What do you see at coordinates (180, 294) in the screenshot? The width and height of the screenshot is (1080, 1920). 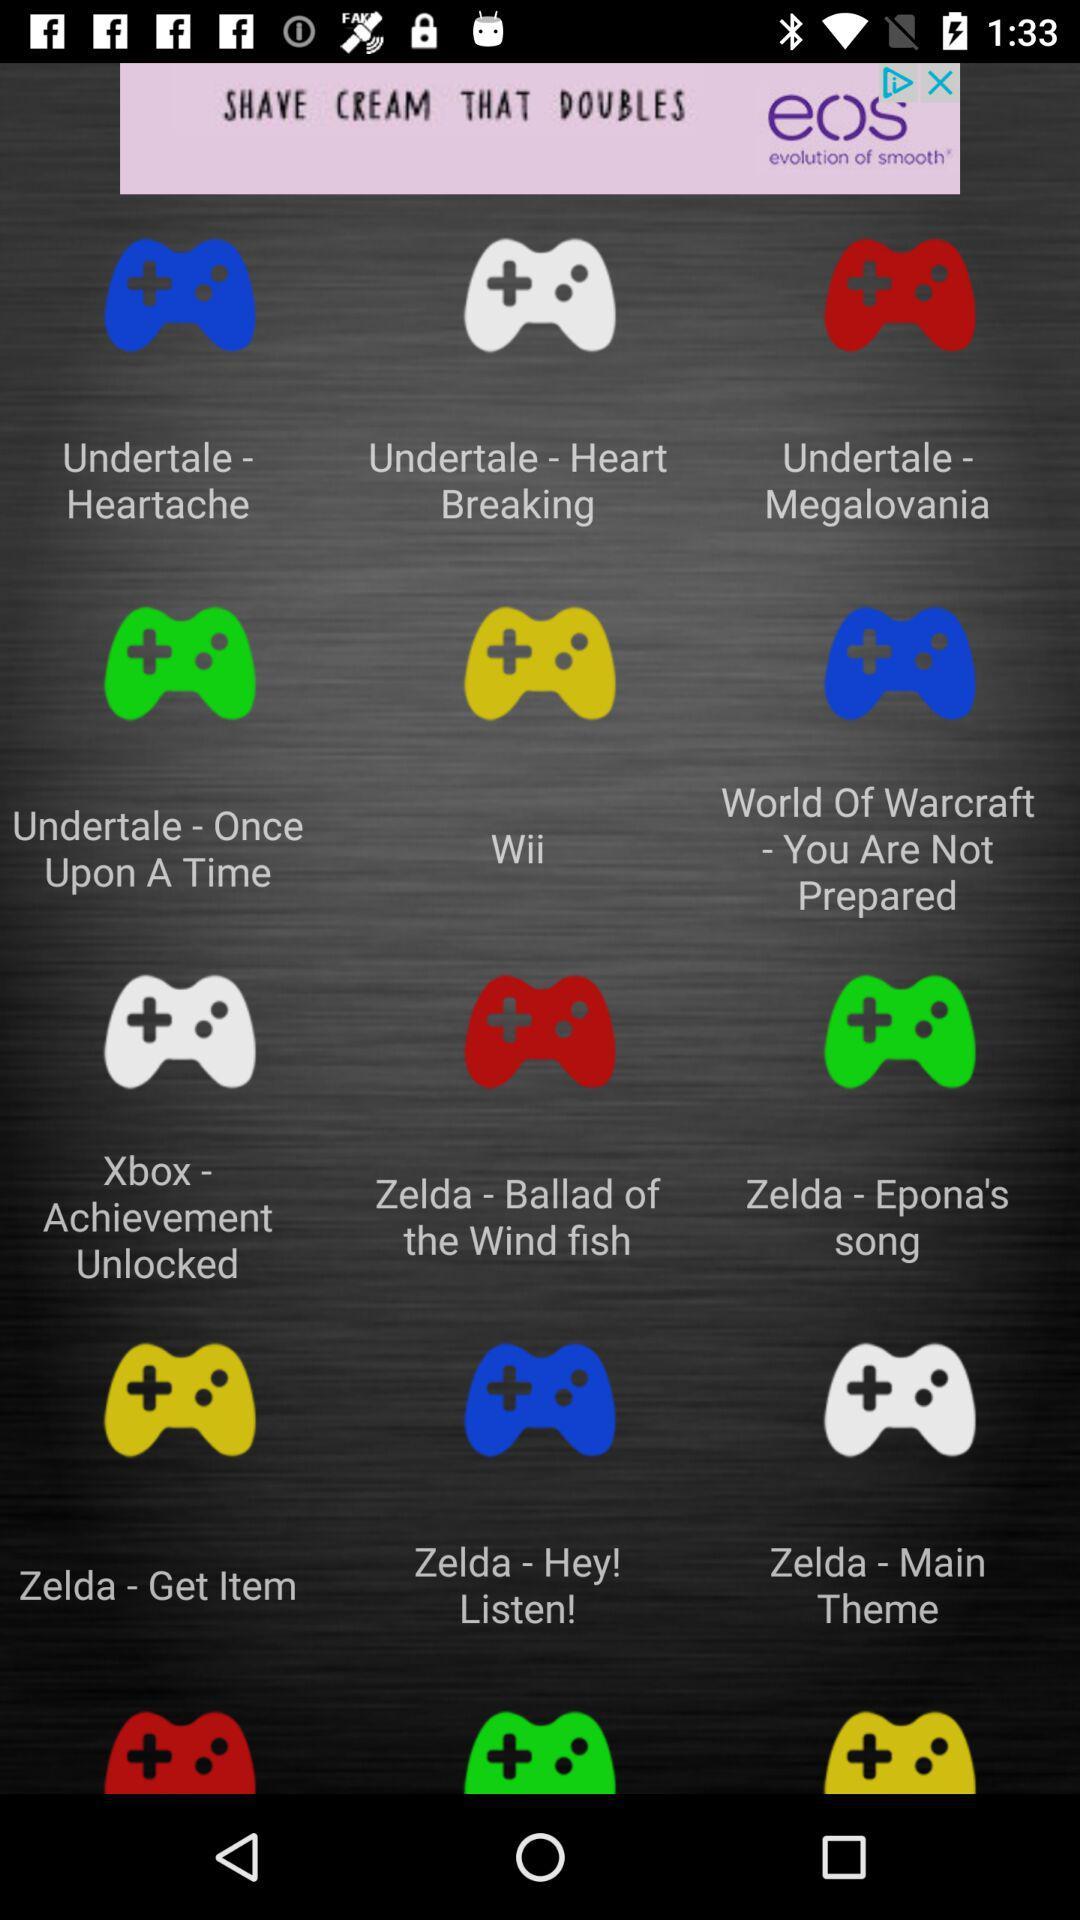 I see `open game` at bounding box center [180, 294].